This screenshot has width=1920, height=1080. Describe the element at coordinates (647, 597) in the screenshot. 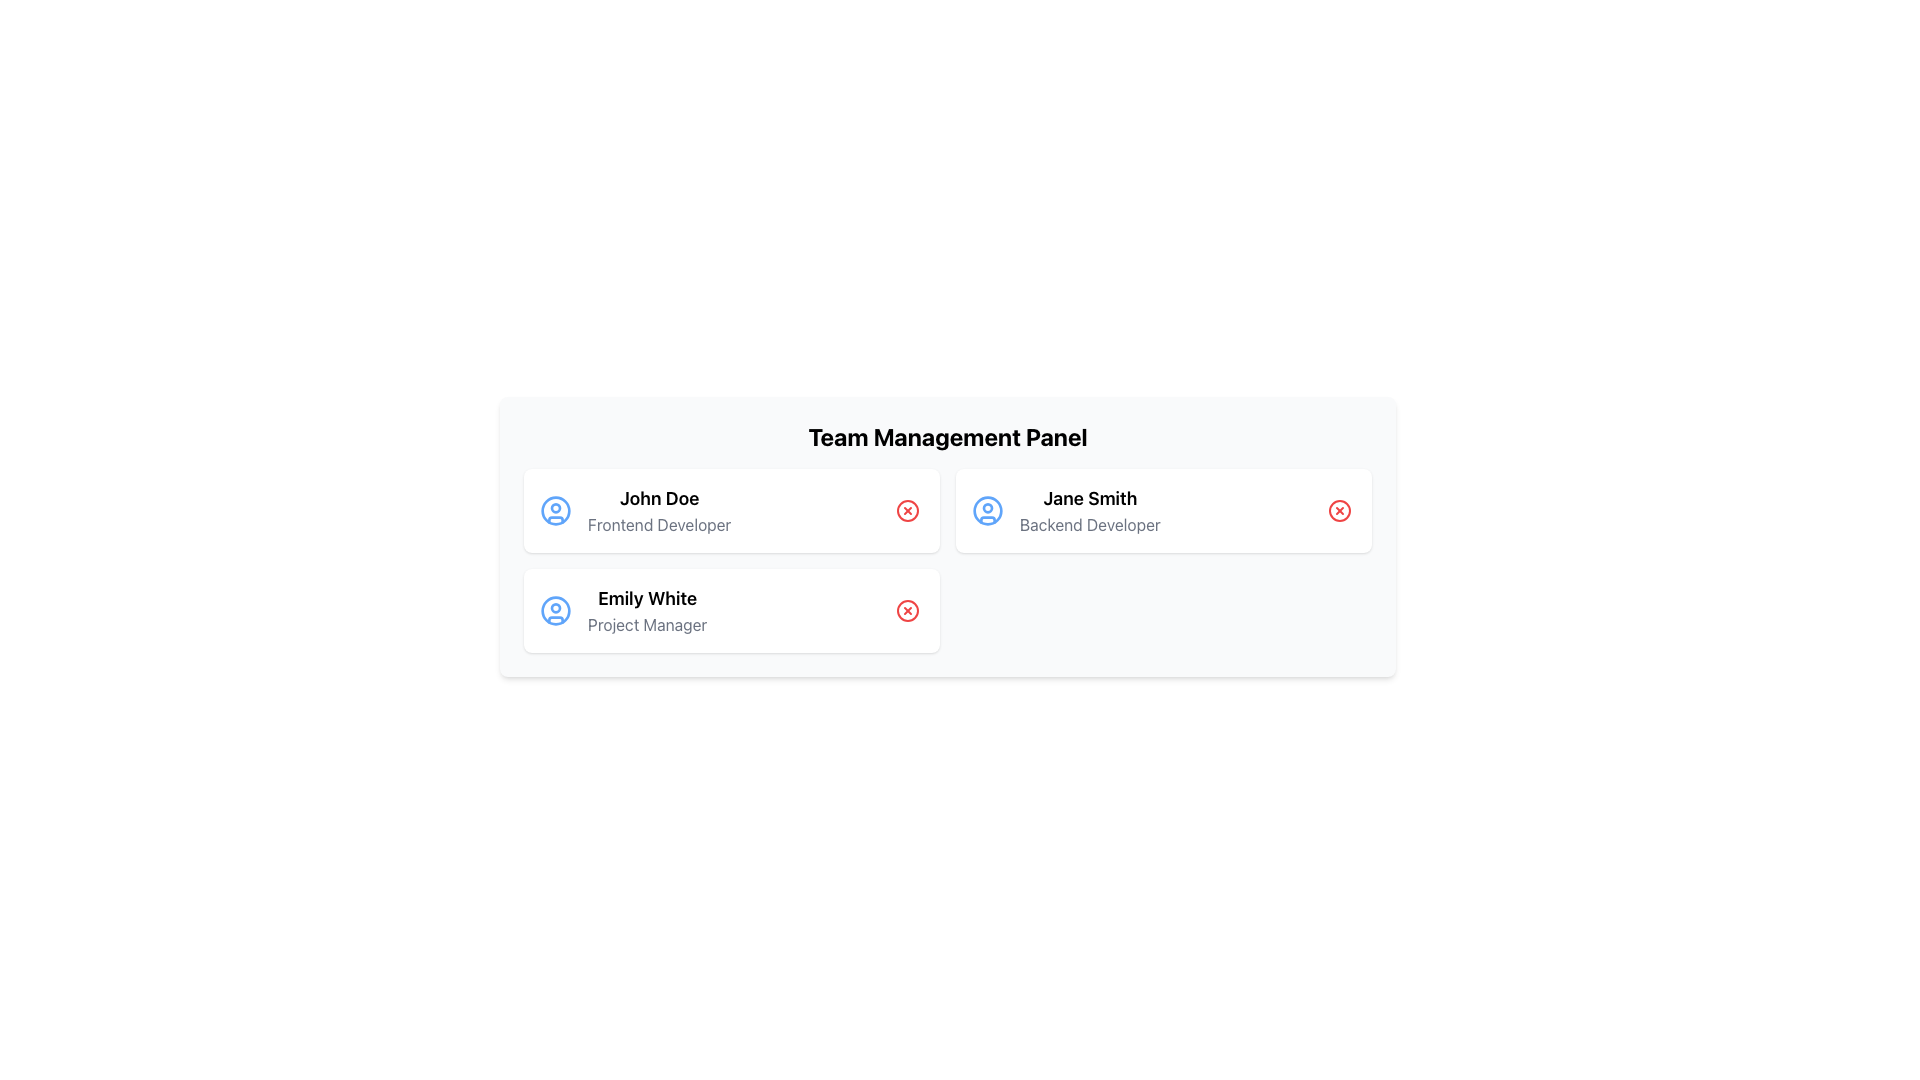

I see `the label displaying the name 'Emily White', which is styled in bold and larger typography, positioned above the text 'Project Manager' in the user card layout` at that location.